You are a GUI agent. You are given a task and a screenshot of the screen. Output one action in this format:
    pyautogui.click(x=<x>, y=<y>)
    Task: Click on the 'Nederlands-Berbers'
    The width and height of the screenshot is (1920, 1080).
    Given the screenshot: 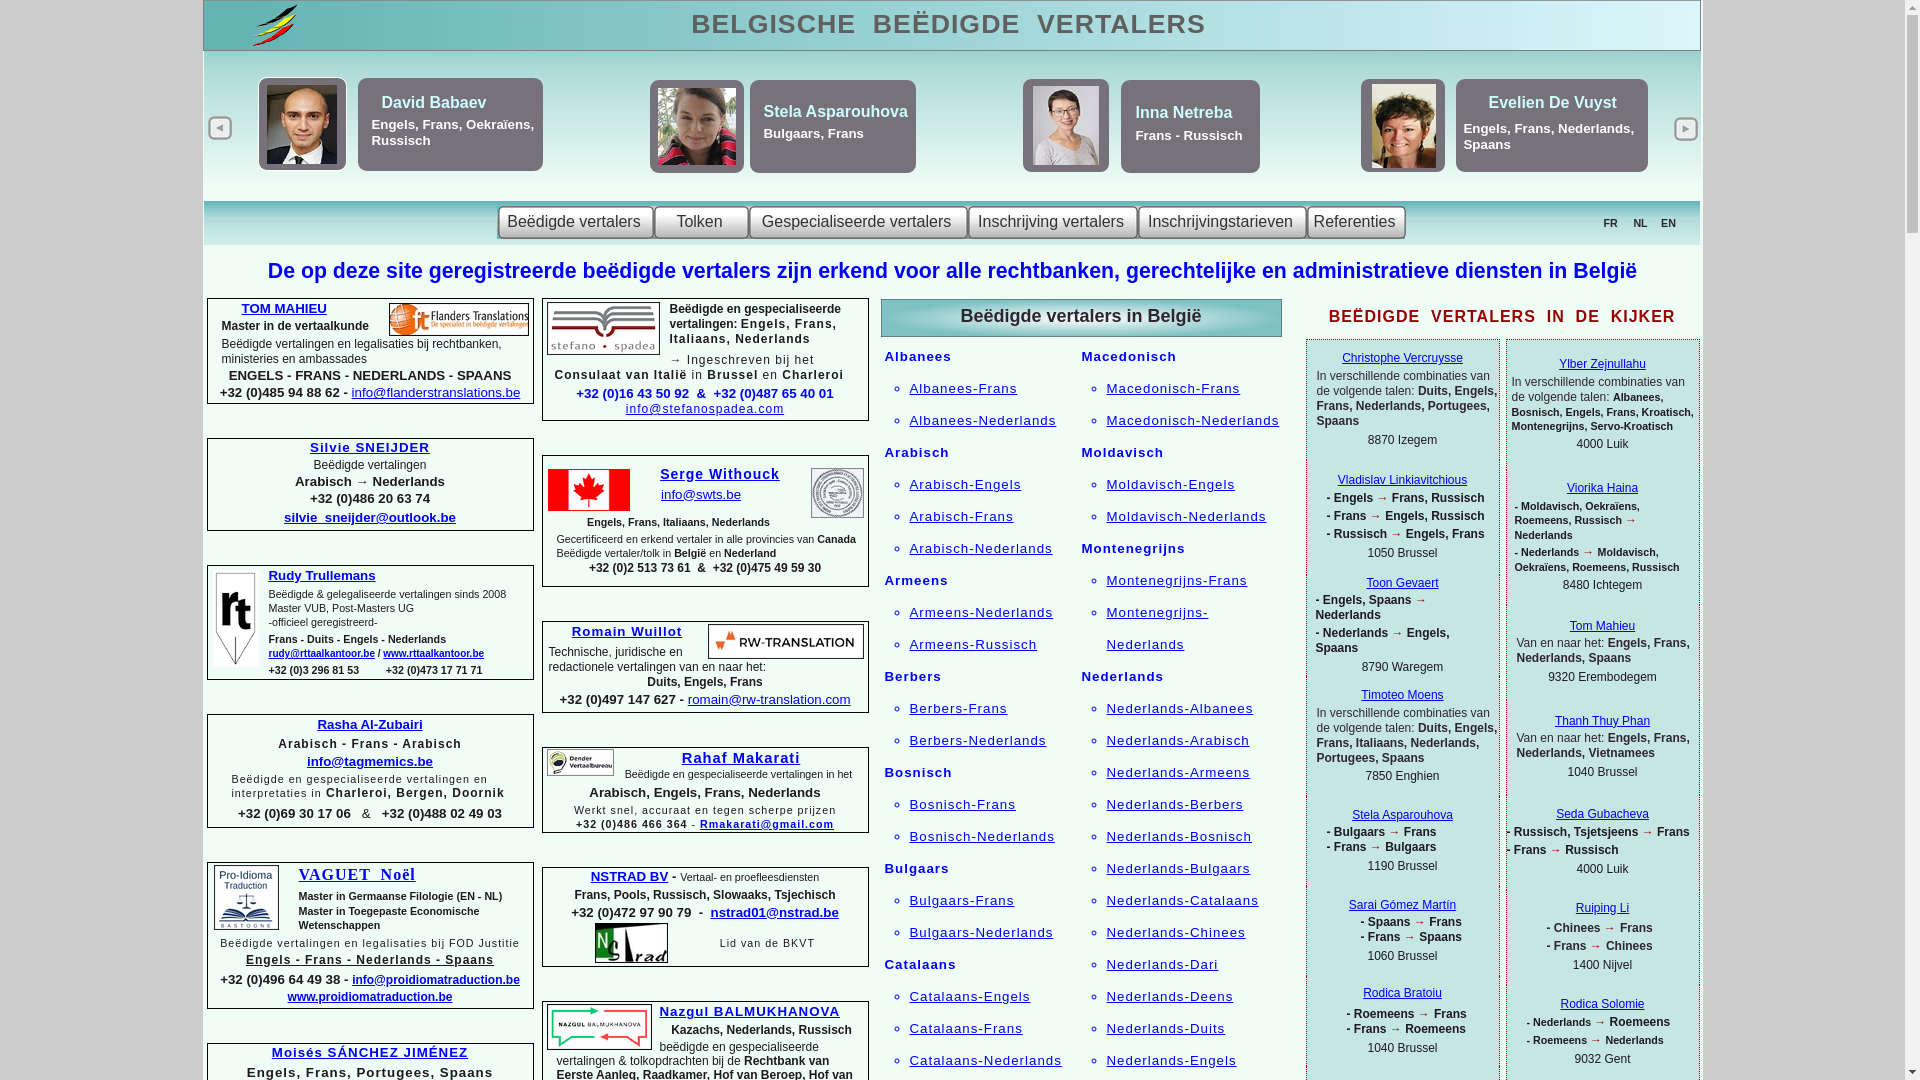 What is the action you would take?
    pyautogui.click(x=1174, y=803)
    